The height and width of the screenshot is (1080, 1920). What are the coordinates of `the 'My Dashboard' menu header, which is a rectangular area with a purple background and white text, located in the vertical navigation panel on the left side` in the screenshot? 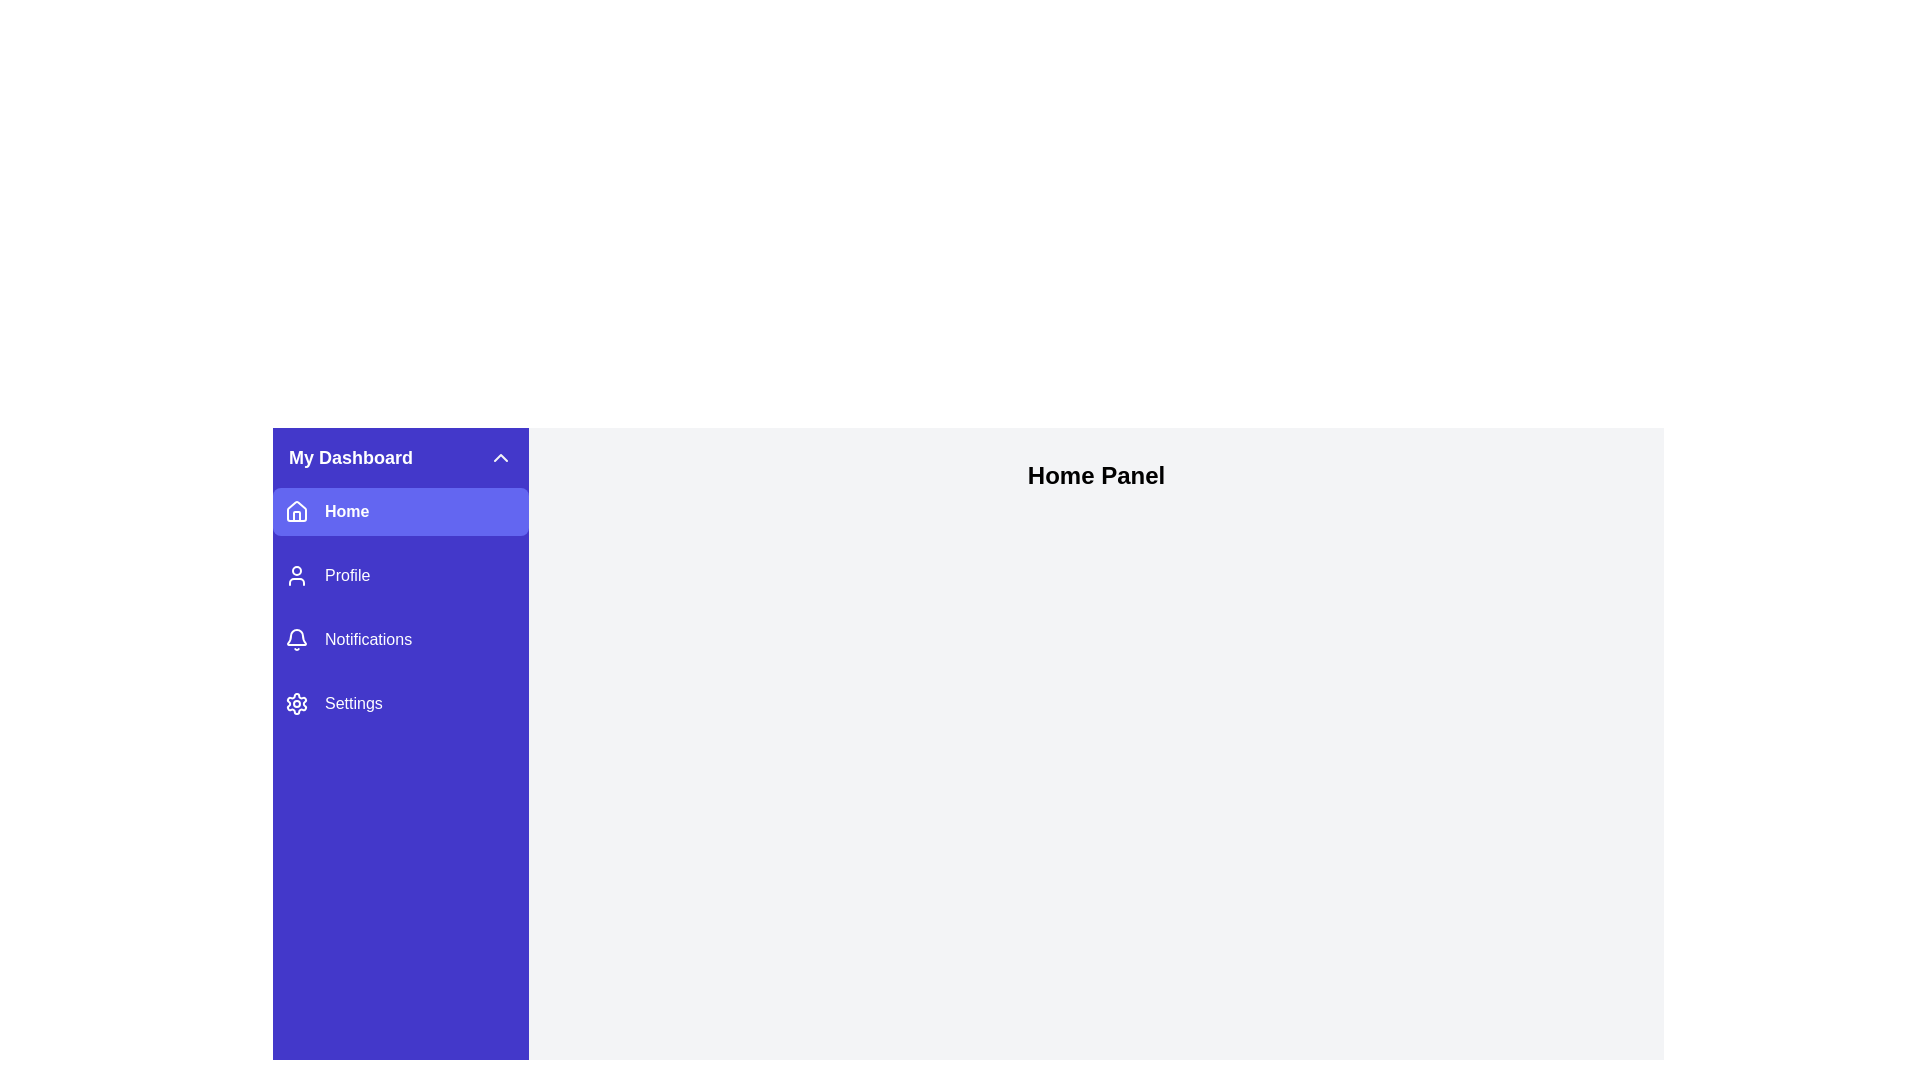 It's located at (400, 458).